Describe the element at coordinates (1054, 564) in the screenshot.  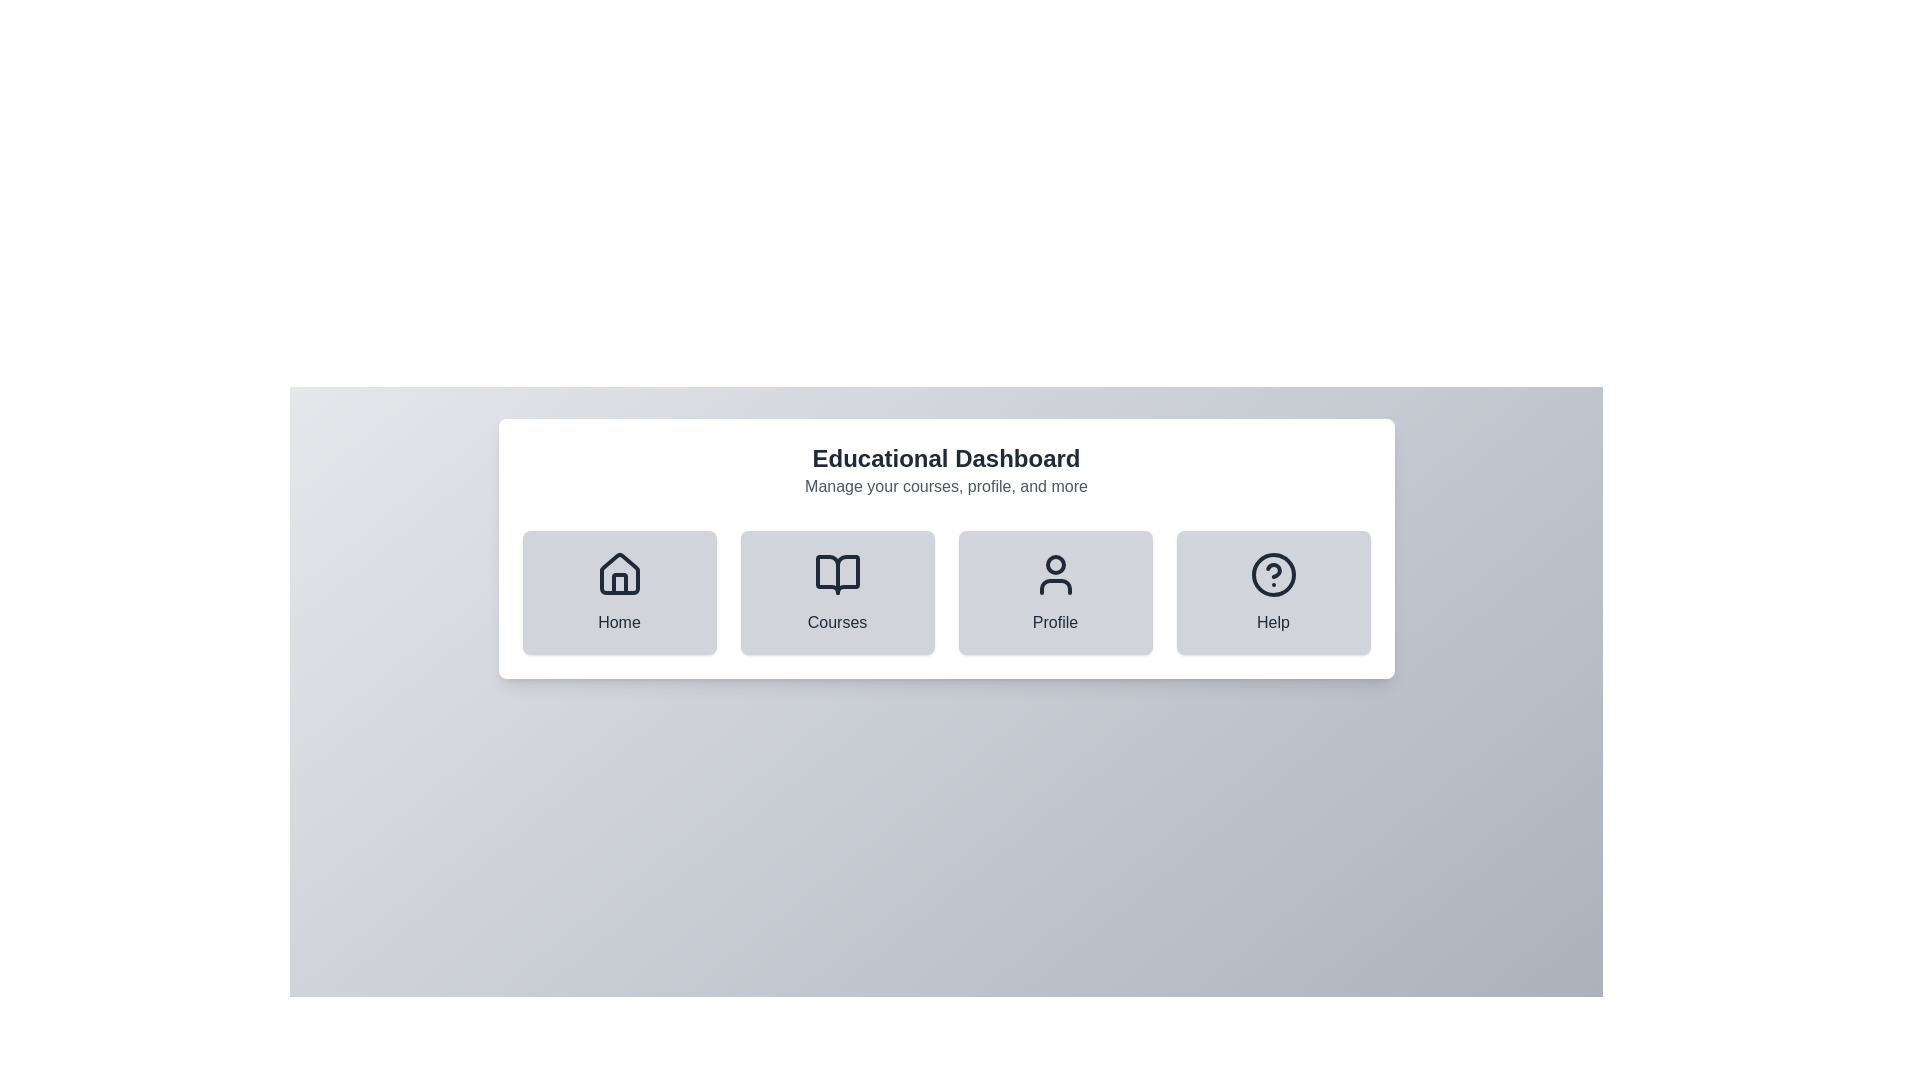
I see `the Circle element that represents the head in the profile icon, located in the top-center area of the profile section` at that location.